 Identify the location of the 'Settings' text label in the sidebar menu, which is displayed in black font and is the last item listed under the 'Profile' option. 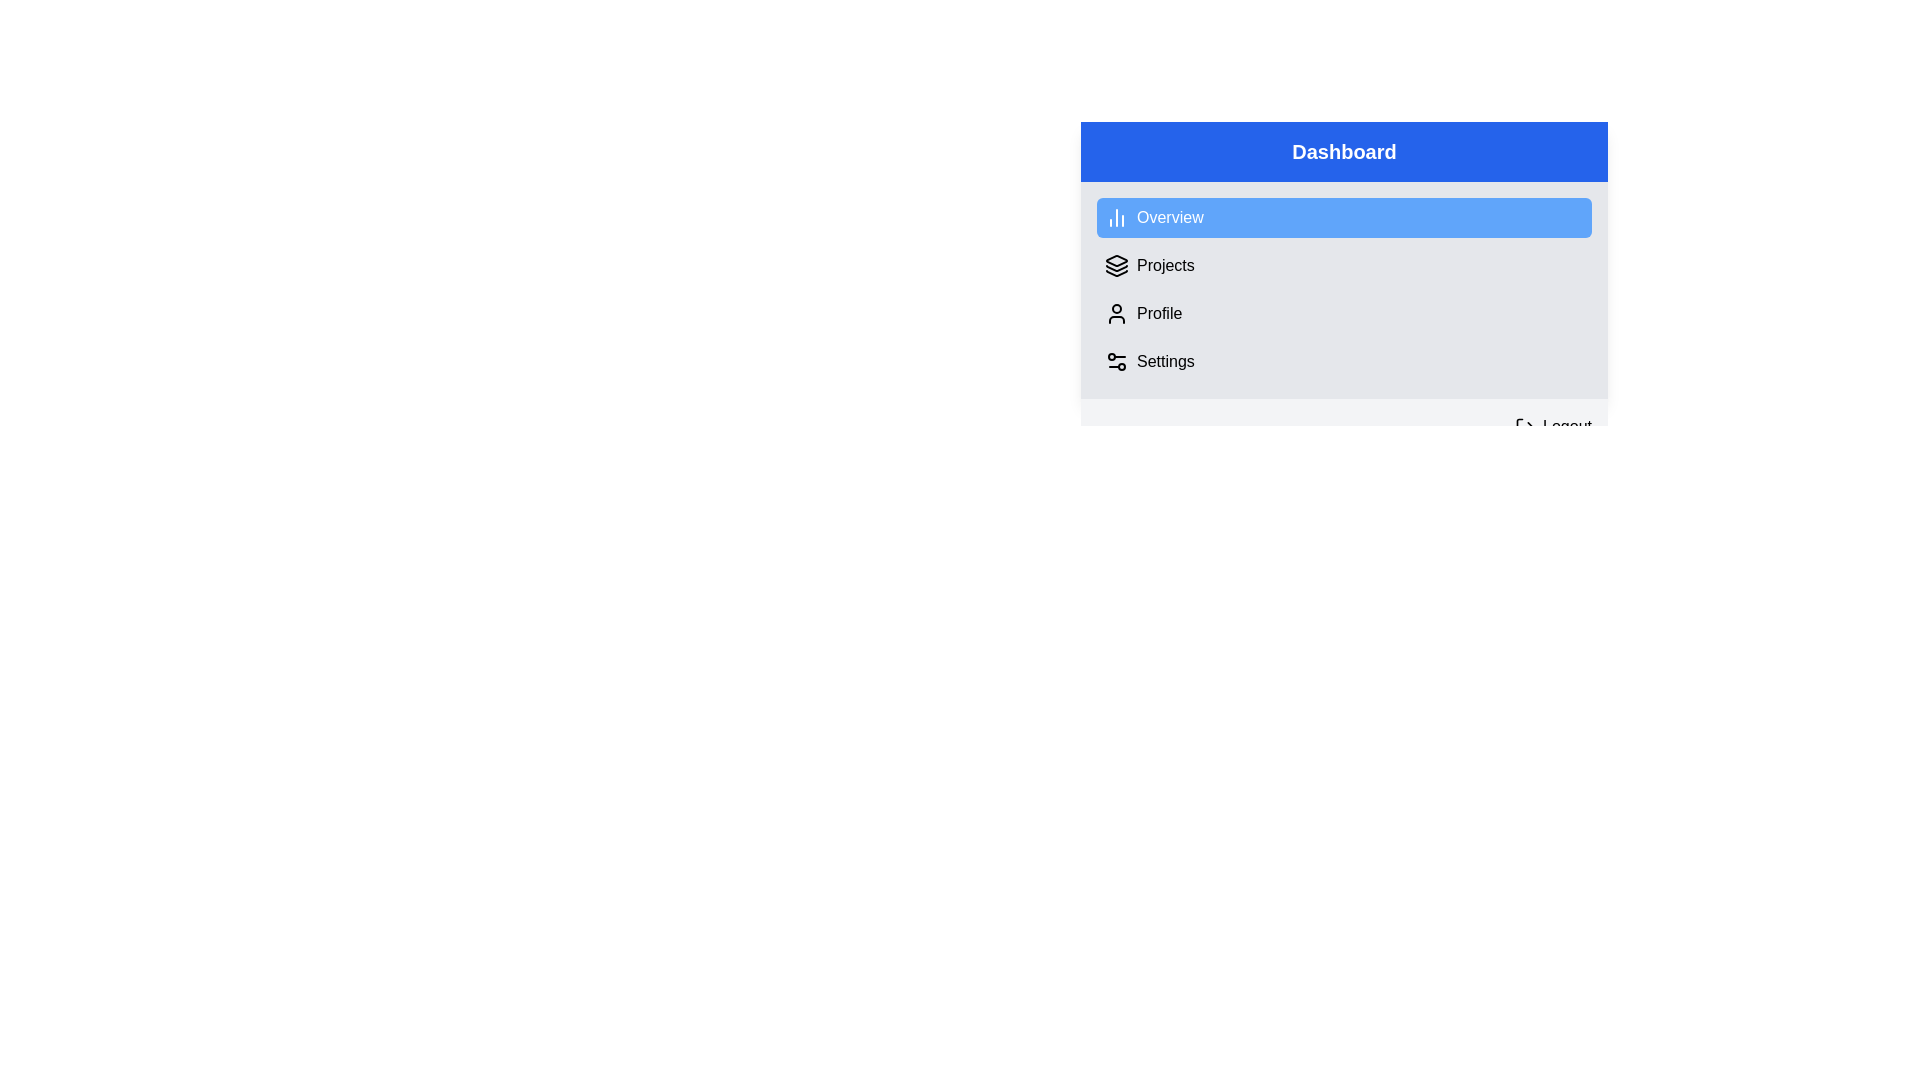
(1165, 362).